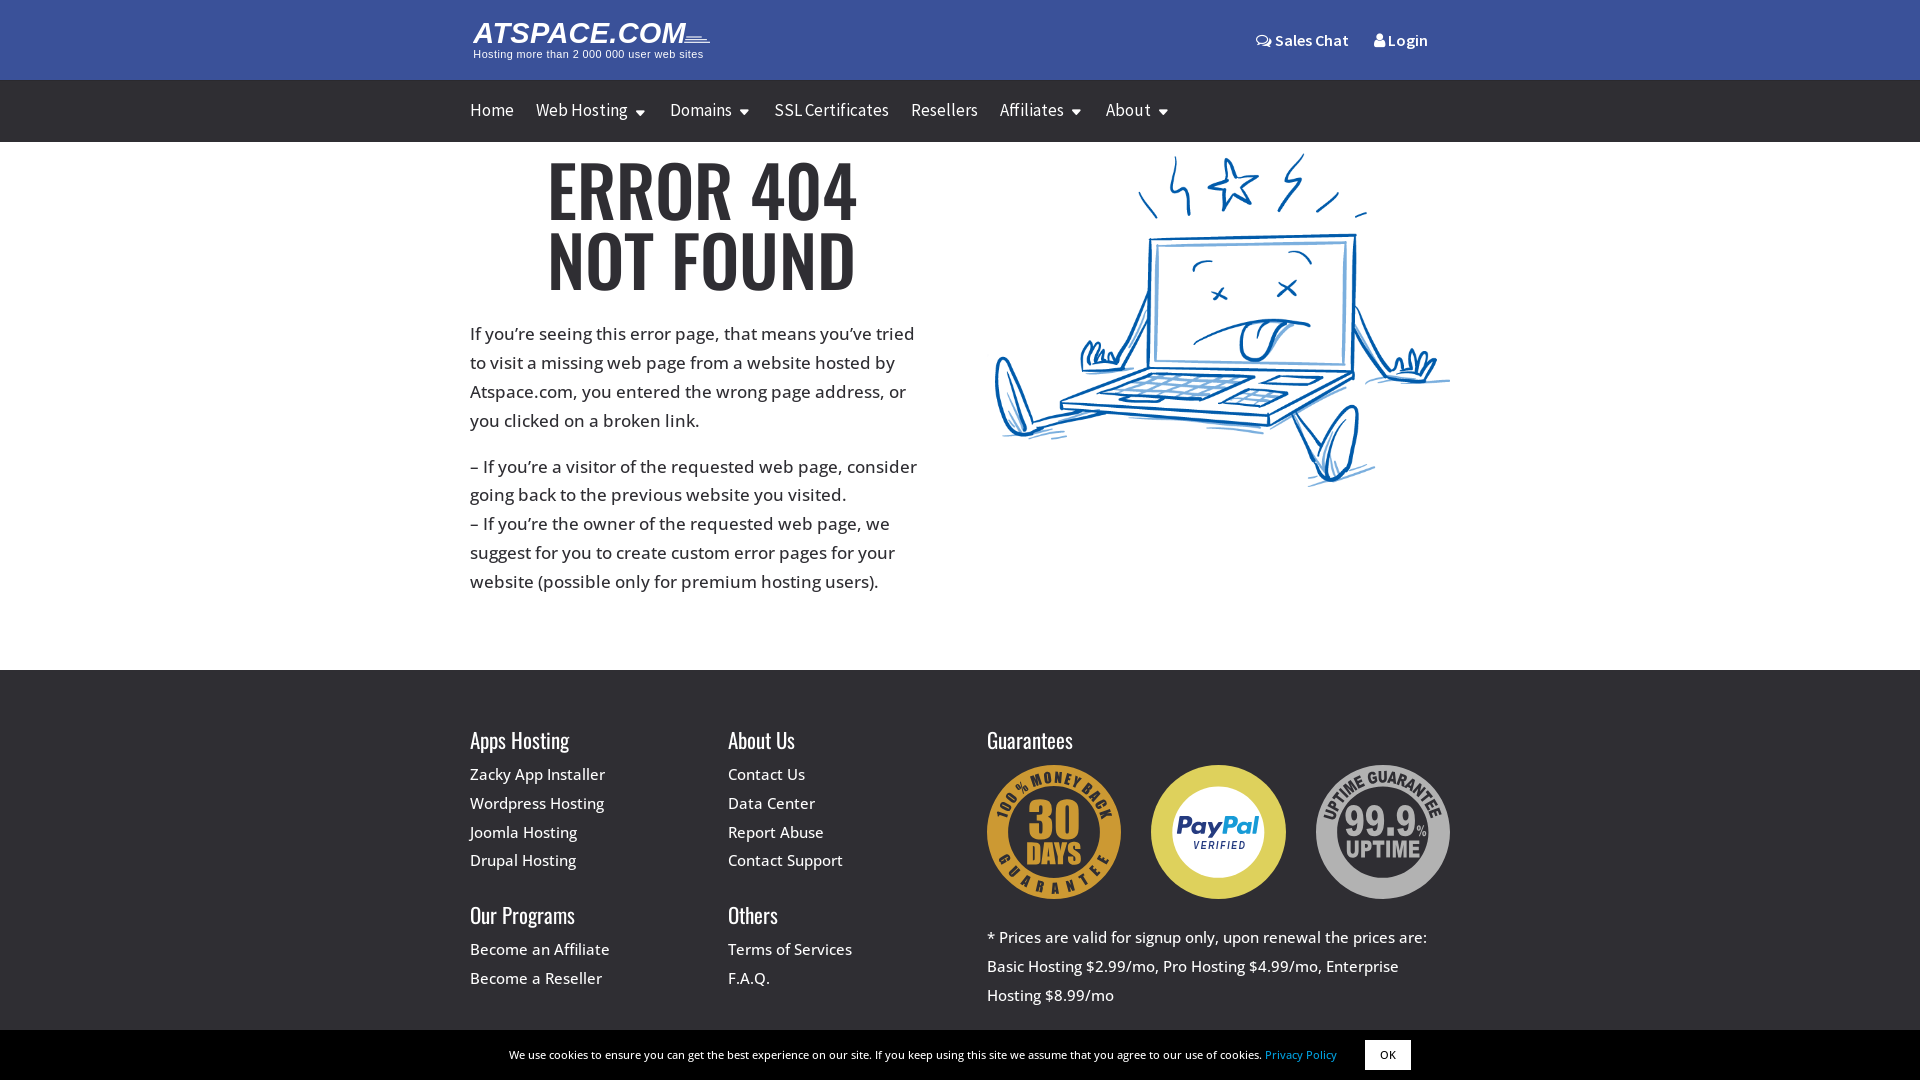 The image size is (1920, 1080). Describe the element at coordinates (1386, 1054) in the screenshot. I see `'OK'` at that location.